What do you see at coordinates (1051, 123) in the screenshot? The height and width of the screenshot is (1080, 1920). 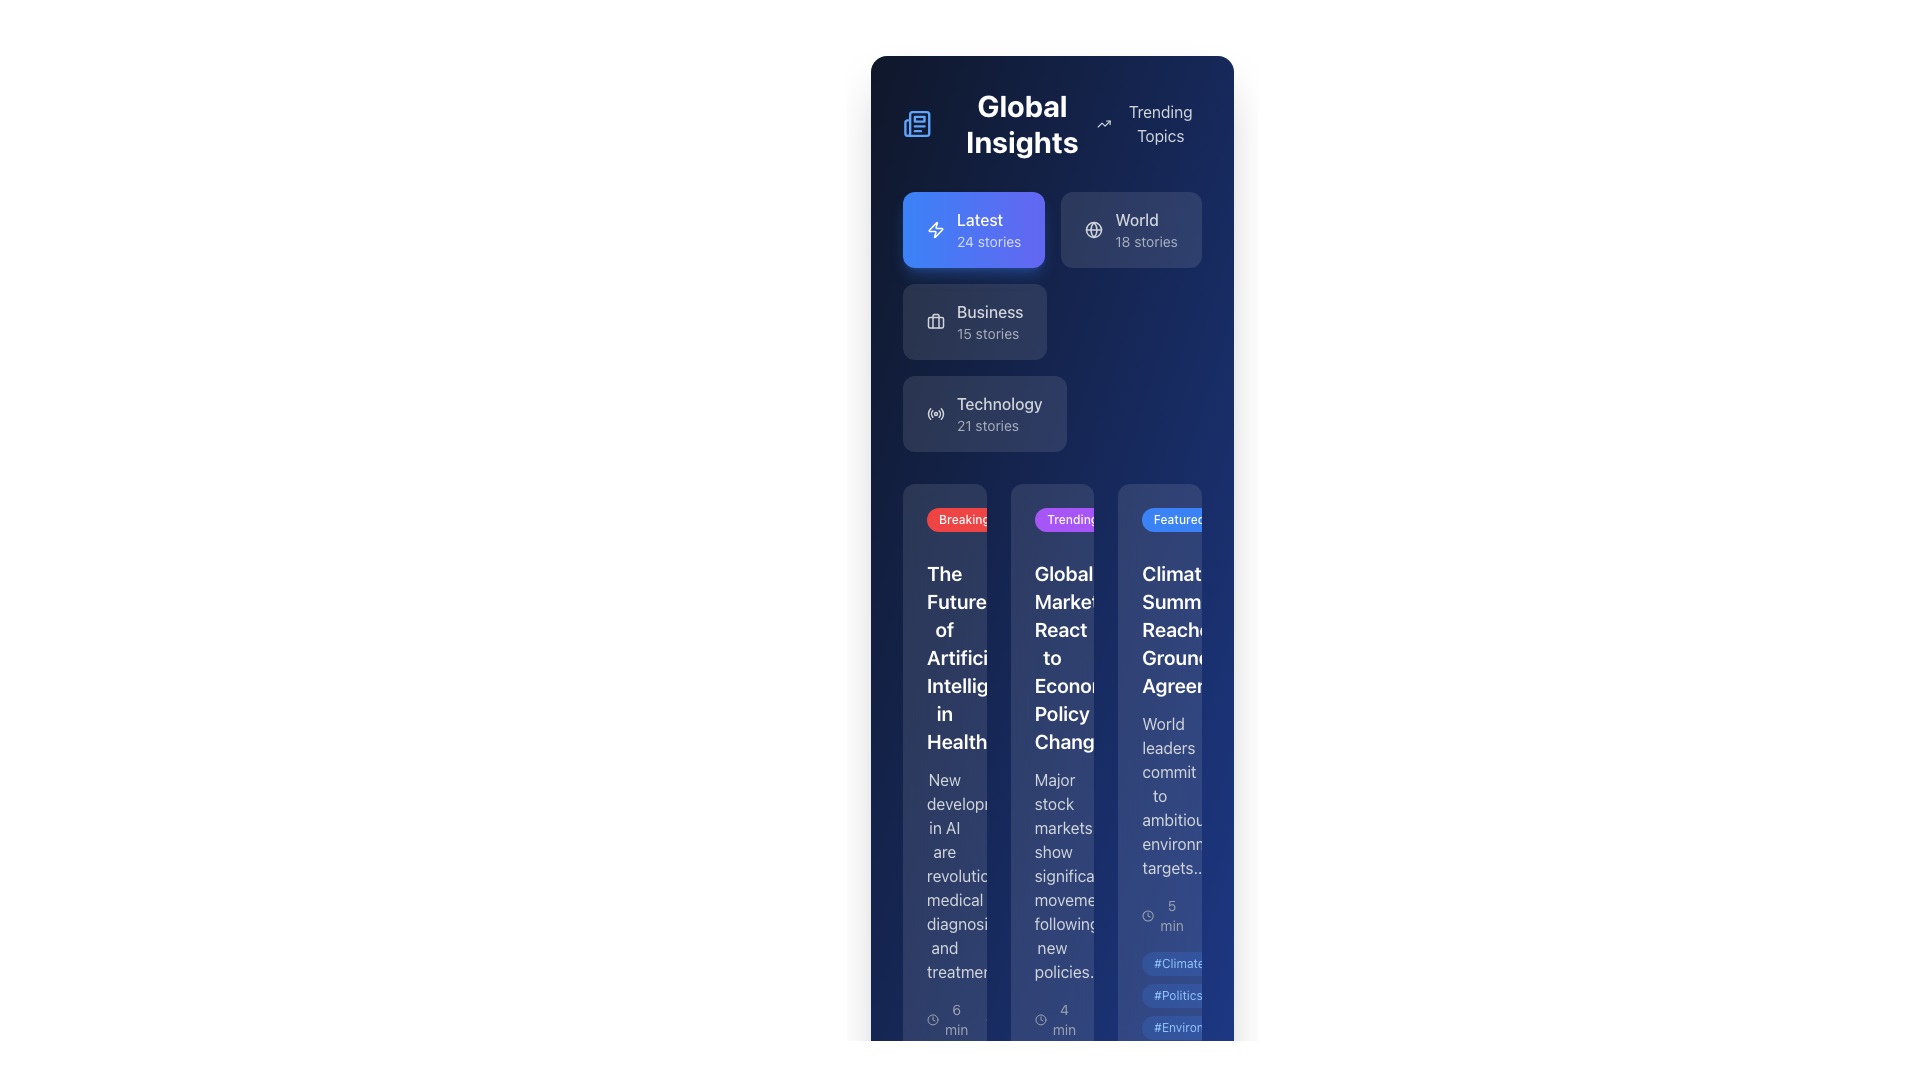 I see `the 'Global Insights' text portion in the header element` at bounding box center [1051, 123].